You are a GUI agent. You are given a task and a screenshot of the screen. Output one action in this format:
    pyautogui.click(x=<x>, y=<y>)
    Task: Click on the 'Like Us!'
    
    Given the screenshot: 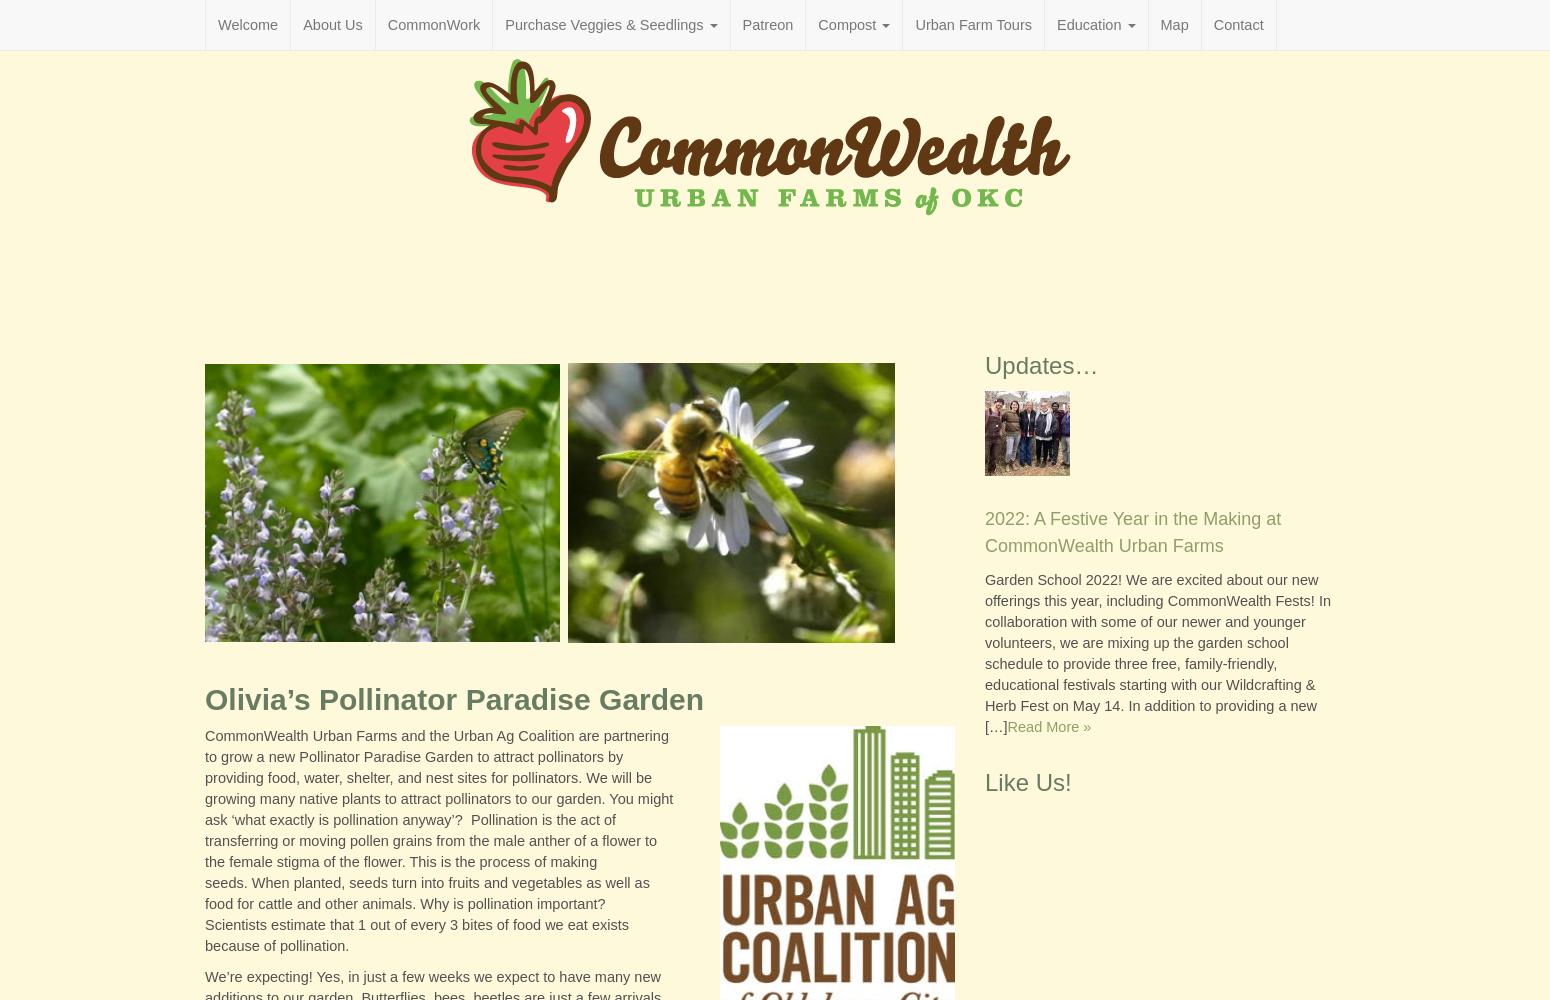 What is the action you would take?
    pyautogui.click(x=1027, y=781)
    